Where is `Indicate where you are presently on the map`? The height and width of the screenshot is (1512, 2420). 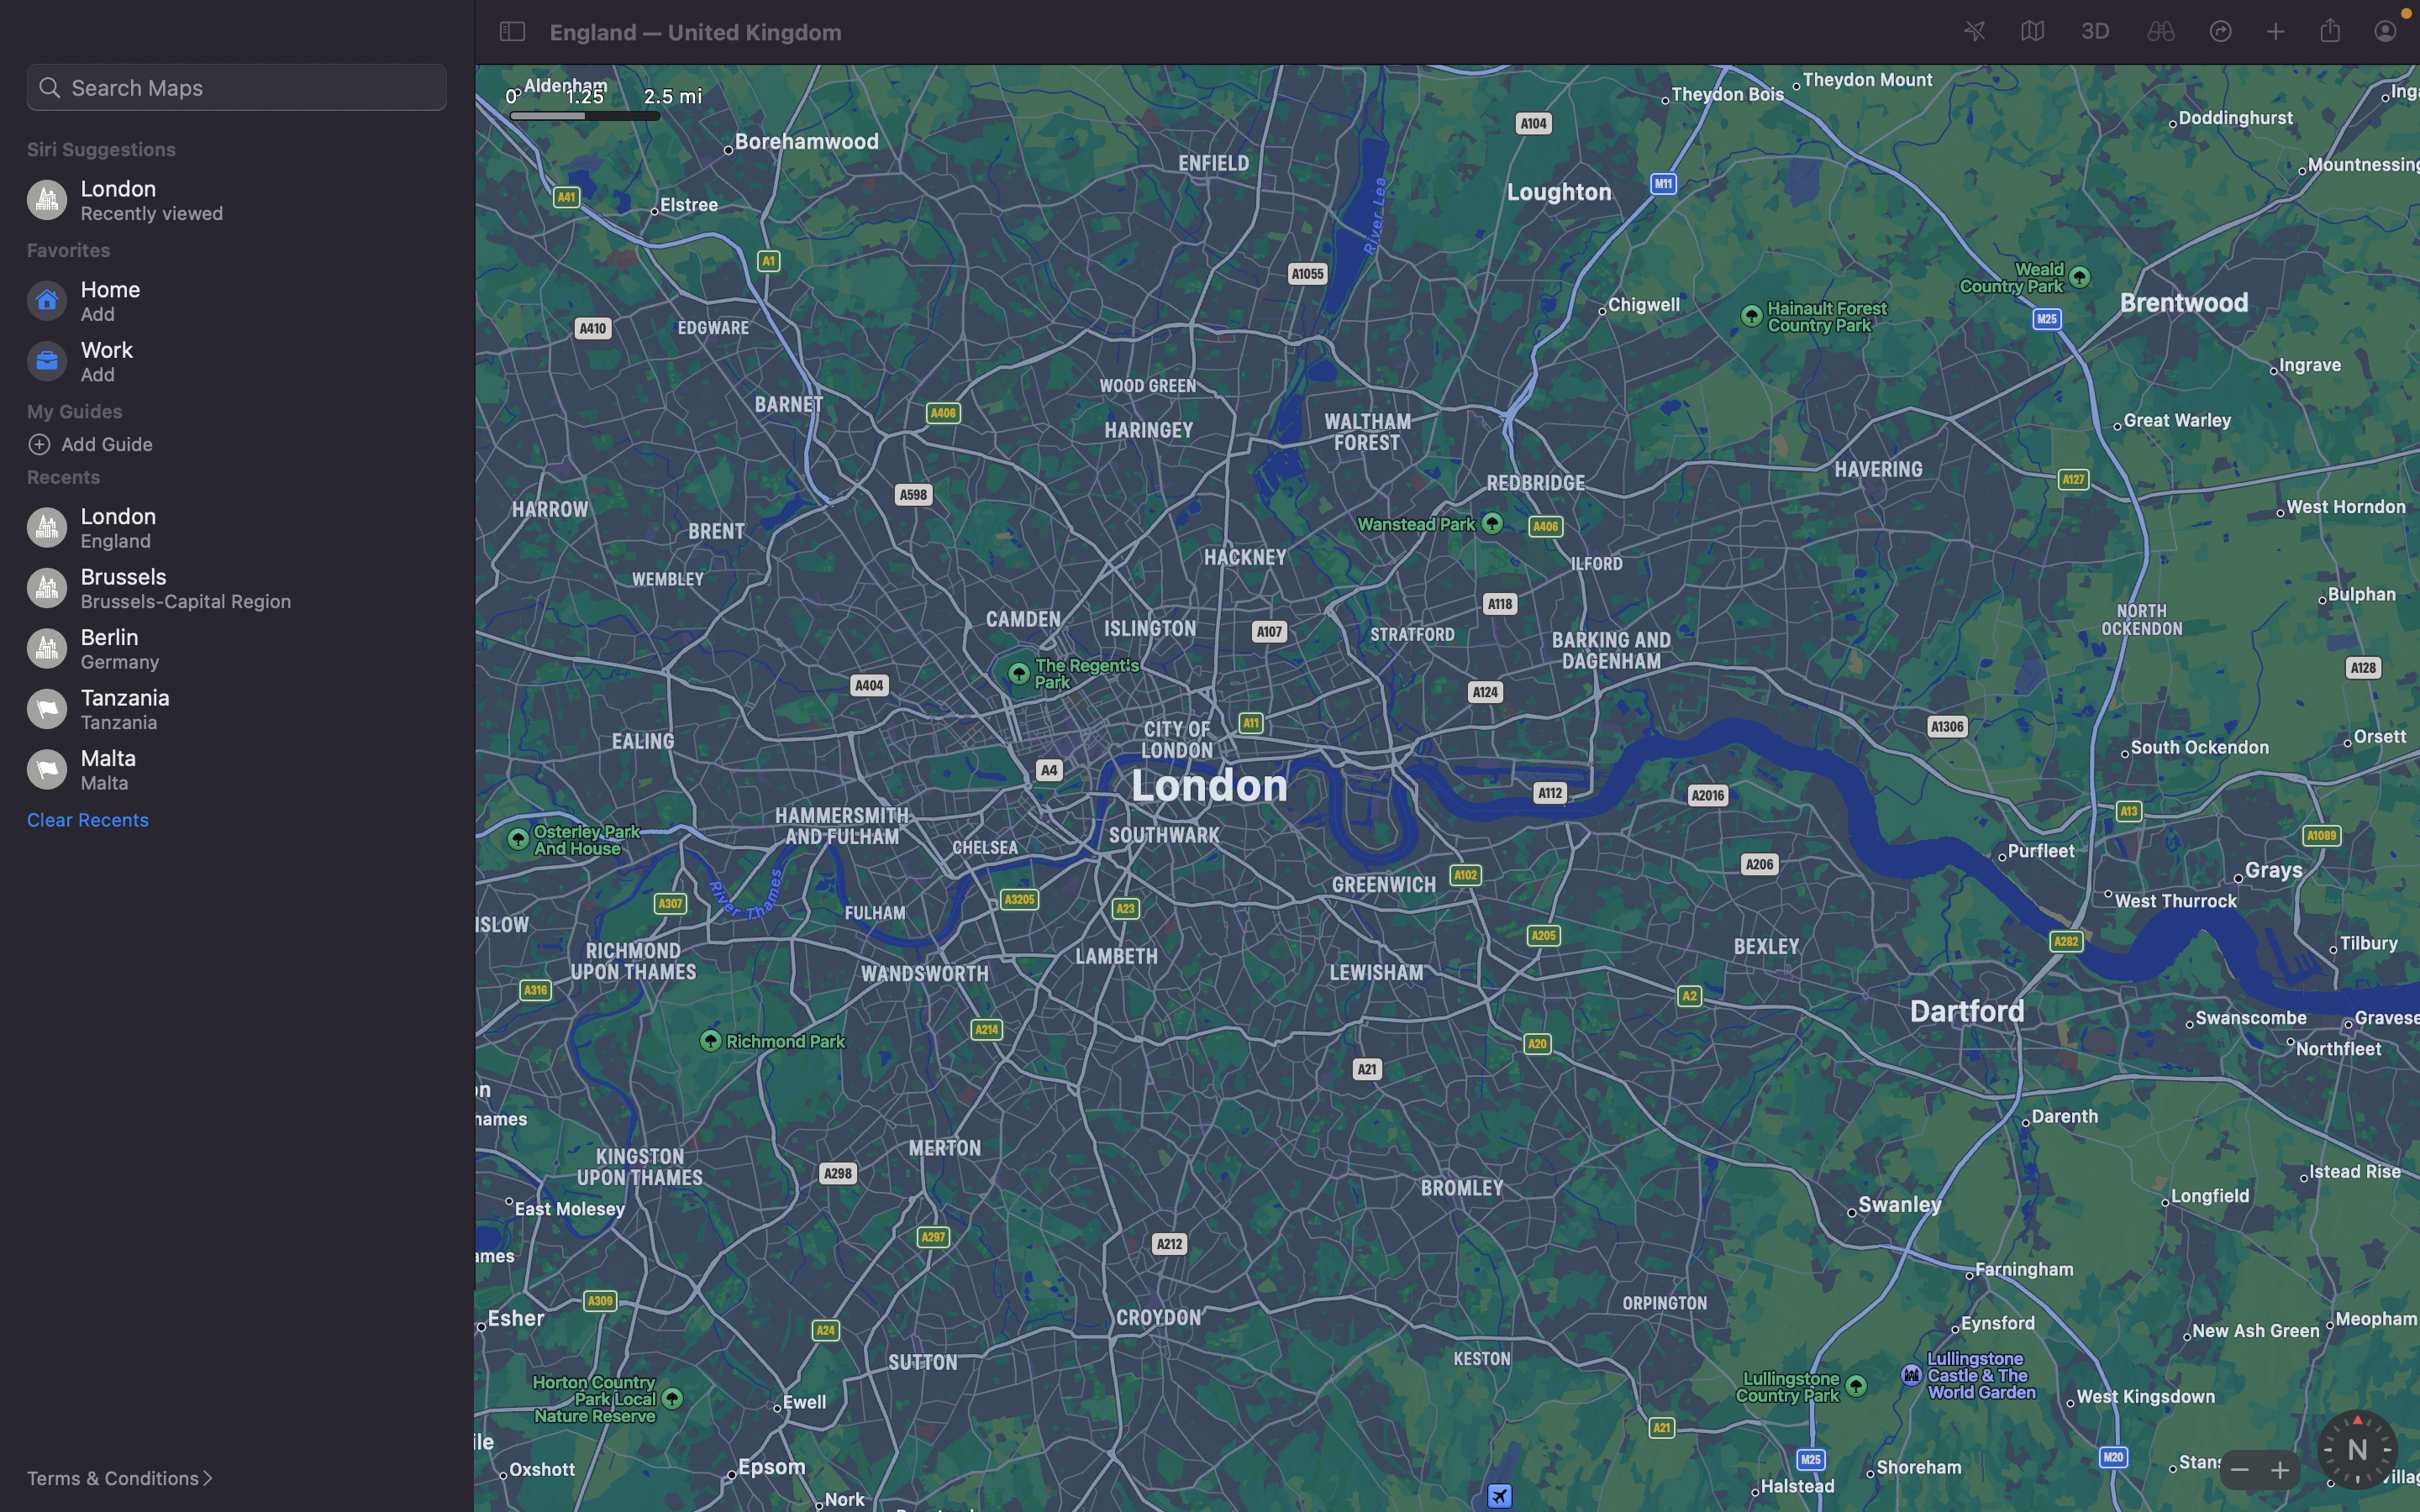 Indicate where you are presently on the map is located at coordinates (1975, 32).